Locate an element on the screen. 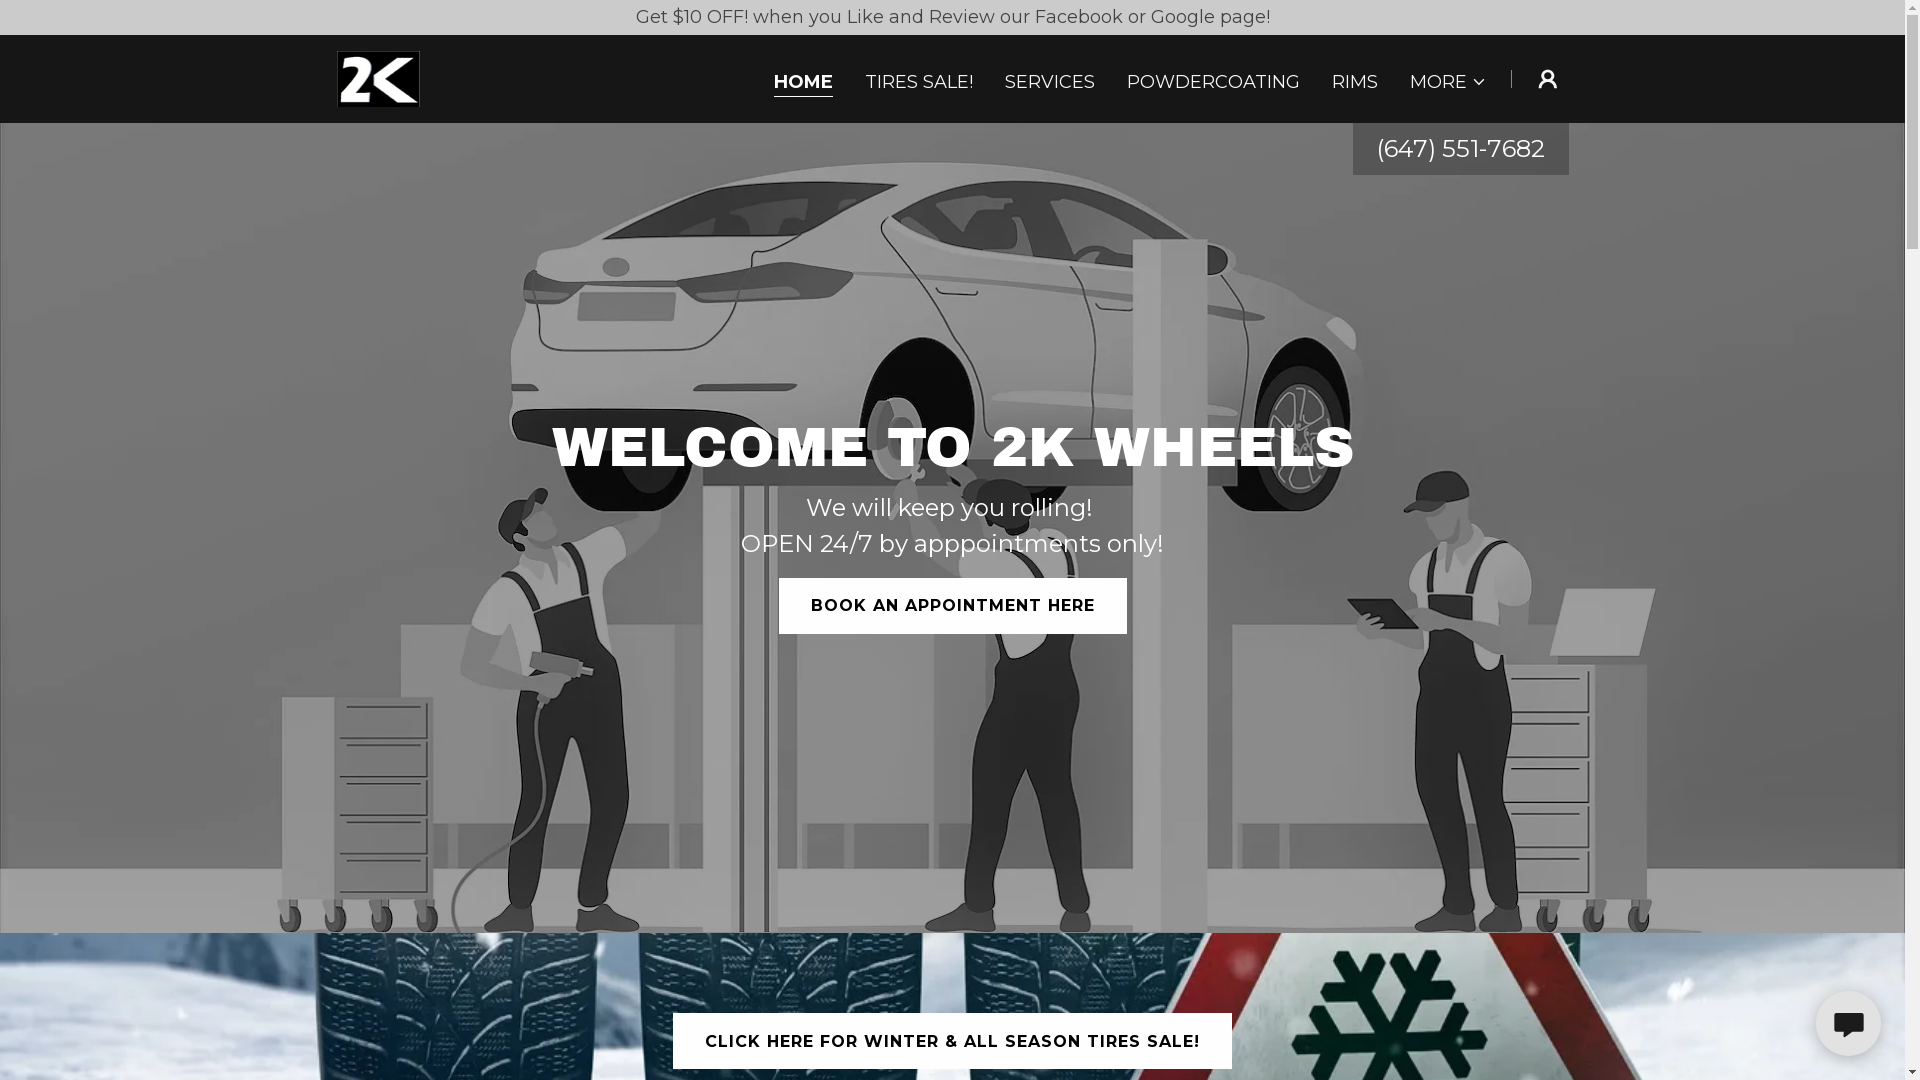 This screenshot has height=1080, width=1920. '(647) 551-7682' is located at coordinates (1459, 147).